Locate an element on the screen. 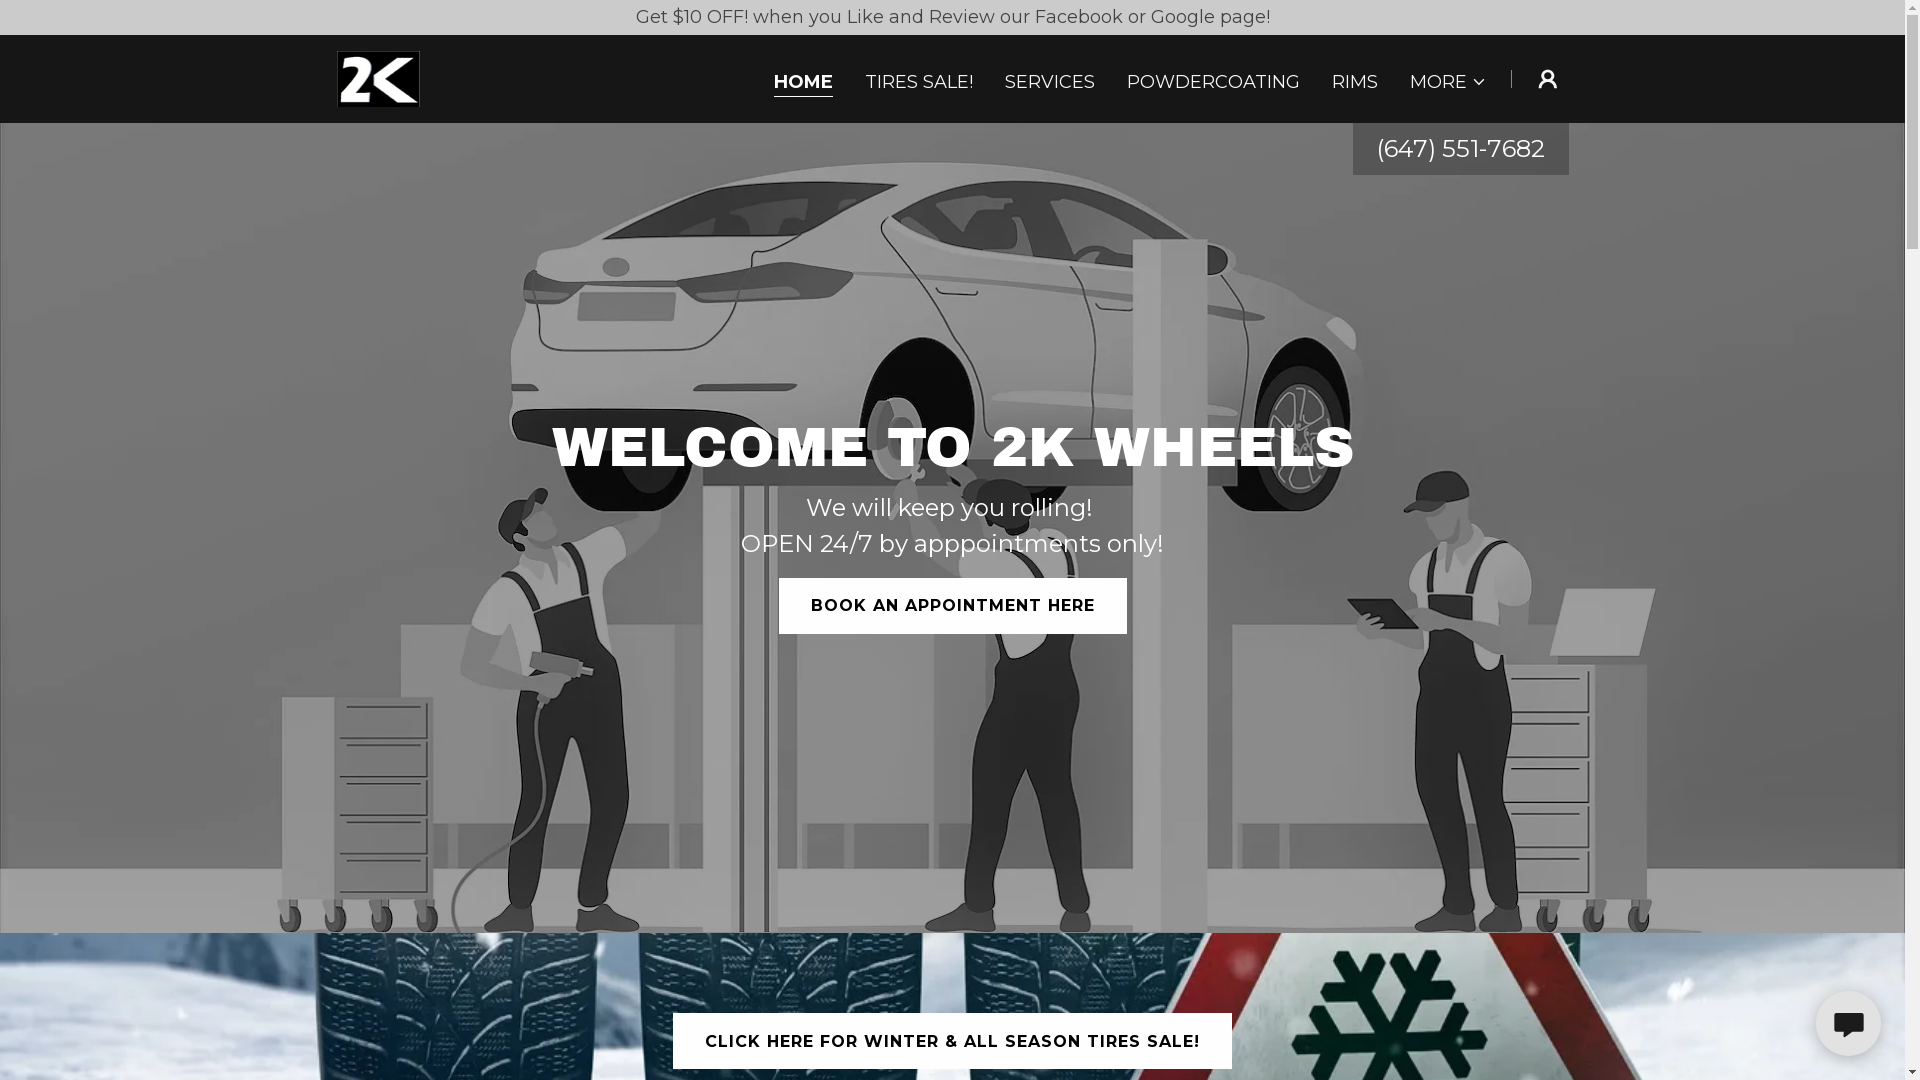 This screenshot has height=1080, width=1920. '(647) 551-7682' is located at coordinates (1459, 147).